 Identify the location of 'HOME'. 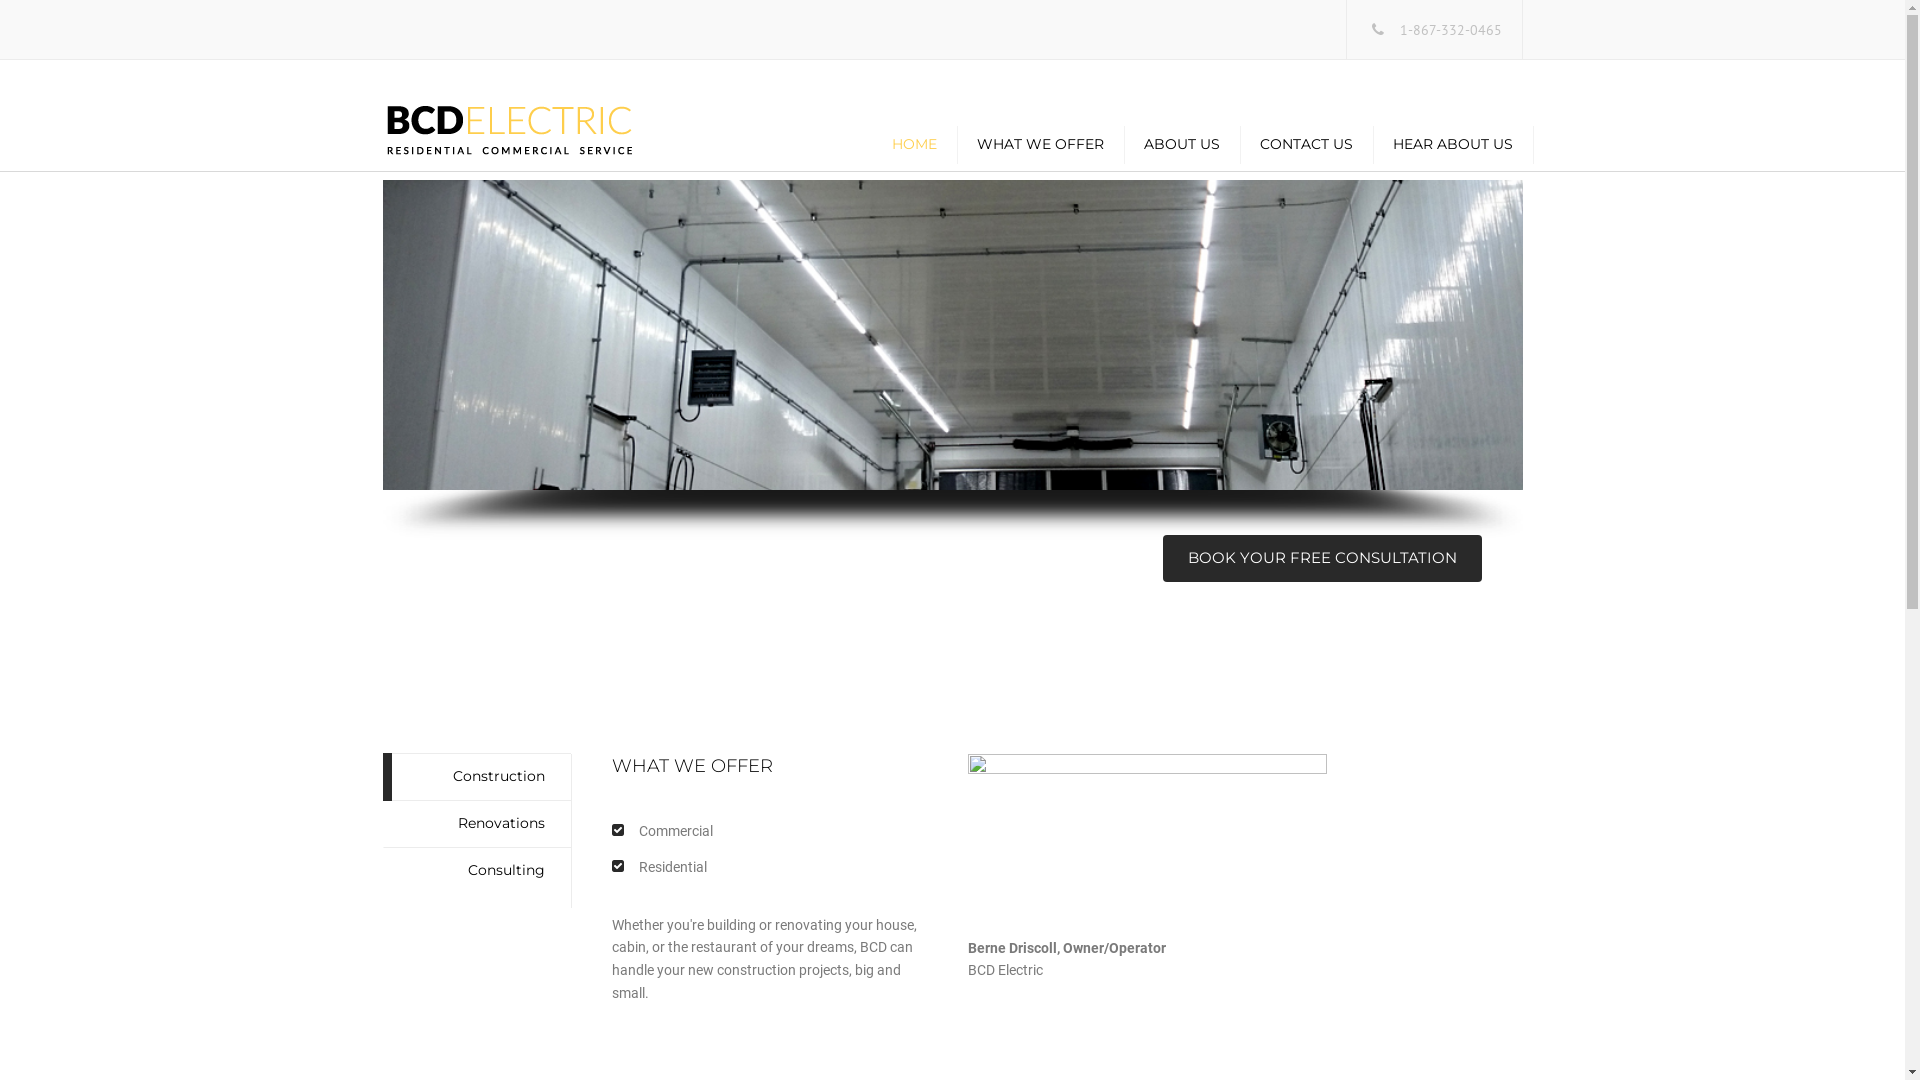
(913, 142).